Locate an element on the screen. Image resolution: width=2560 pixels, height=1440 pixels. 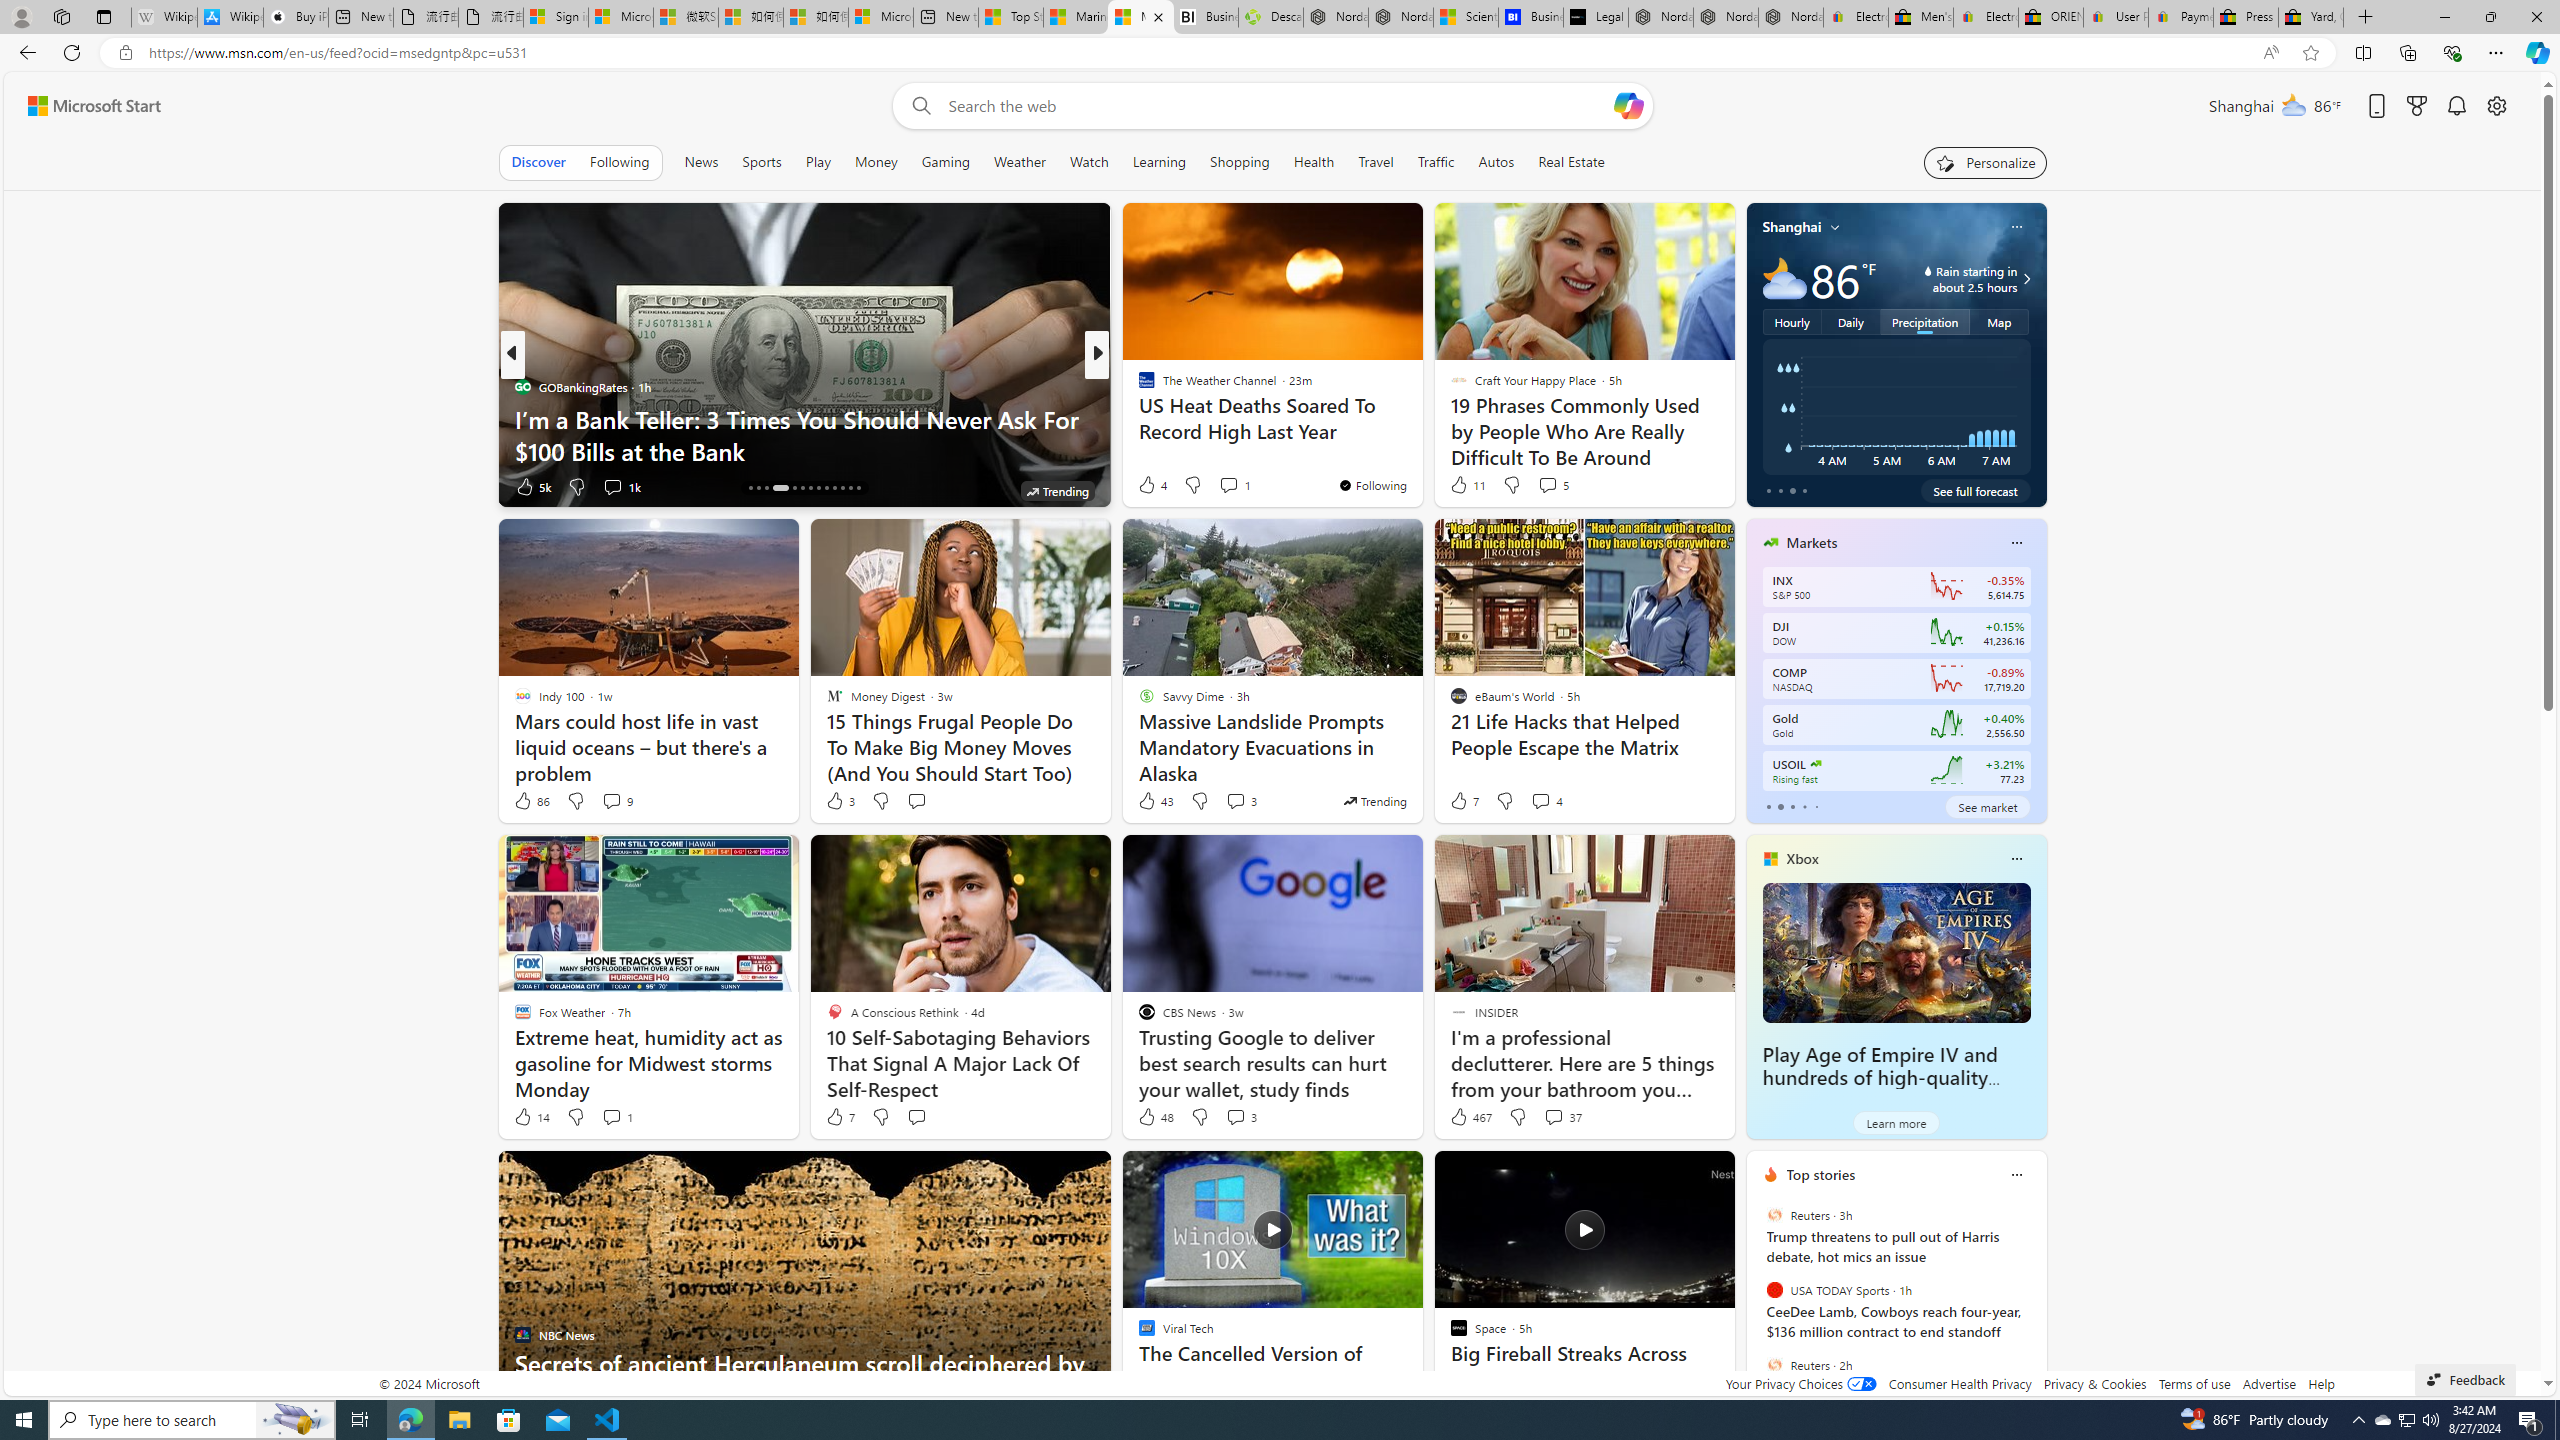
'Learning' is located at coordinates (1158, 161).